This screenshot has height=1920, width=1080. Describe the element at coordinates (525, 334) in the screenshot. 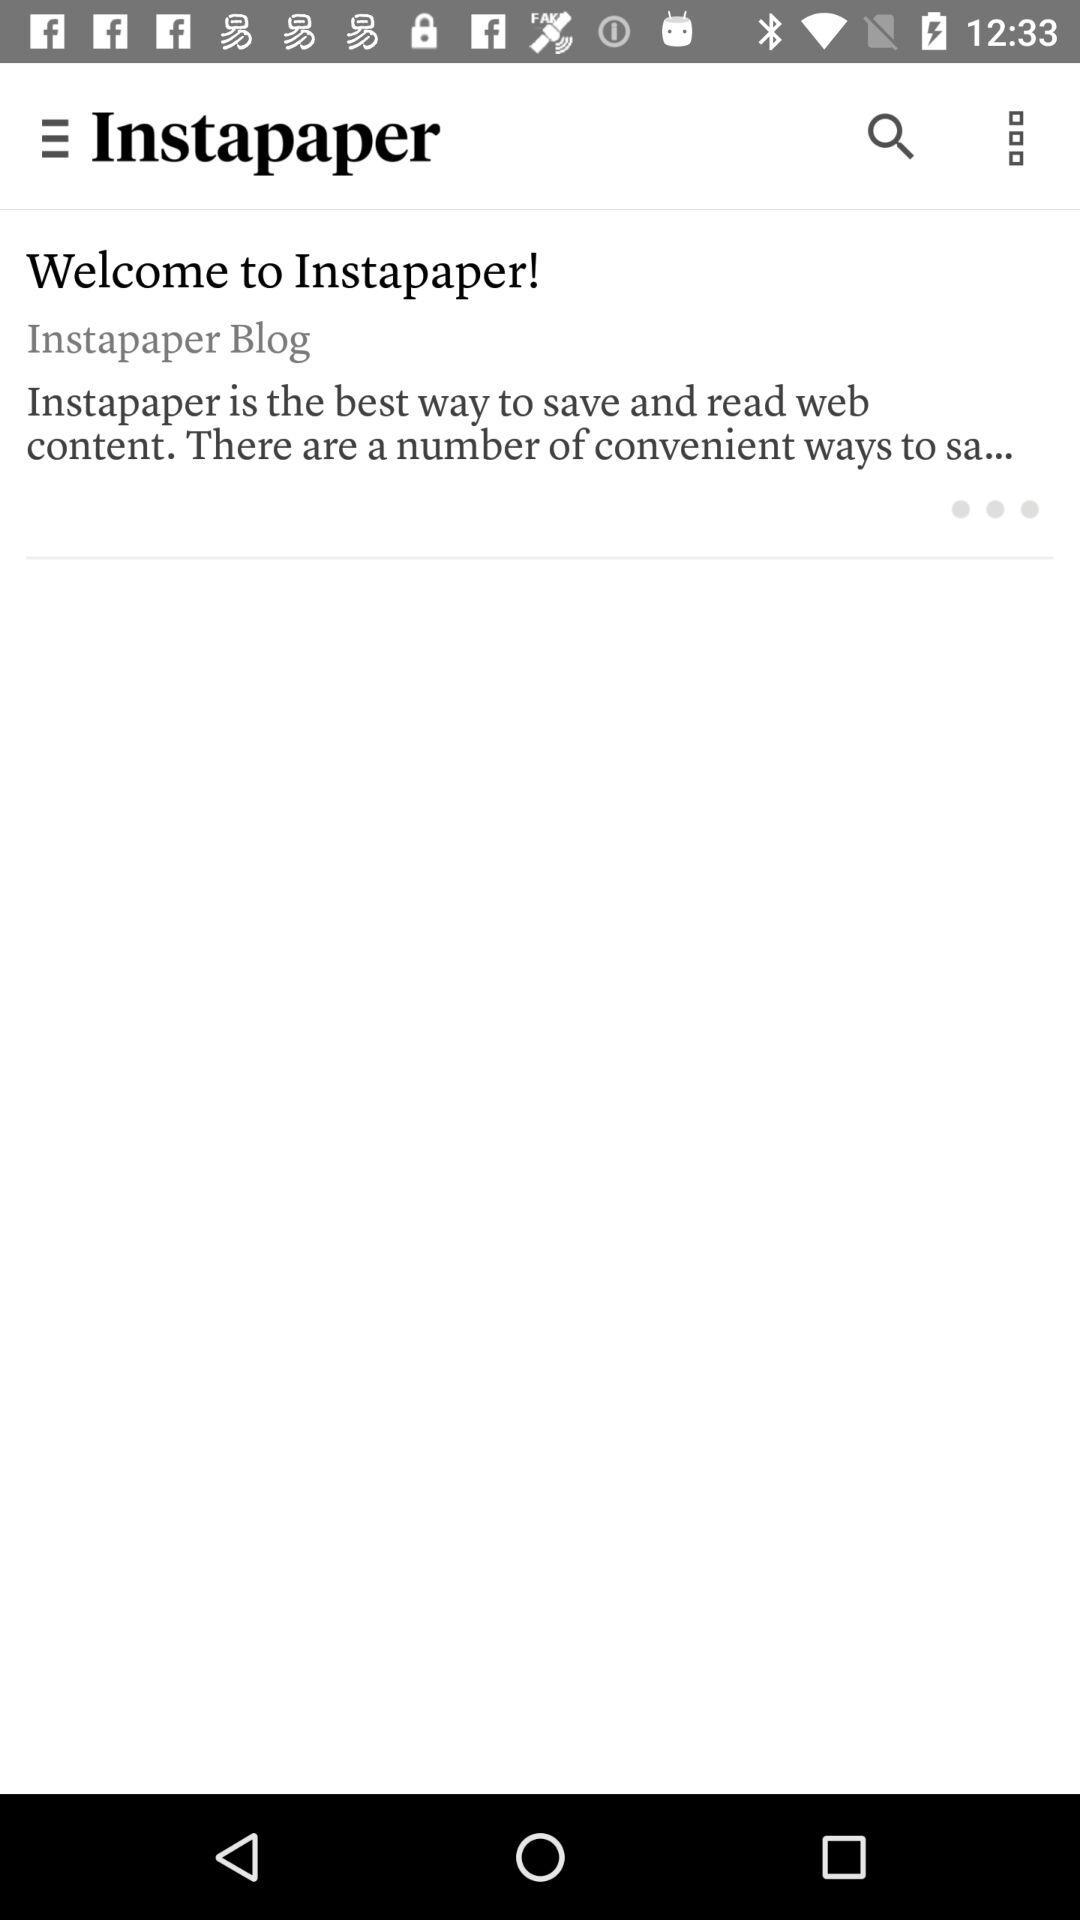

I see `the instapaper blog item` at that location.